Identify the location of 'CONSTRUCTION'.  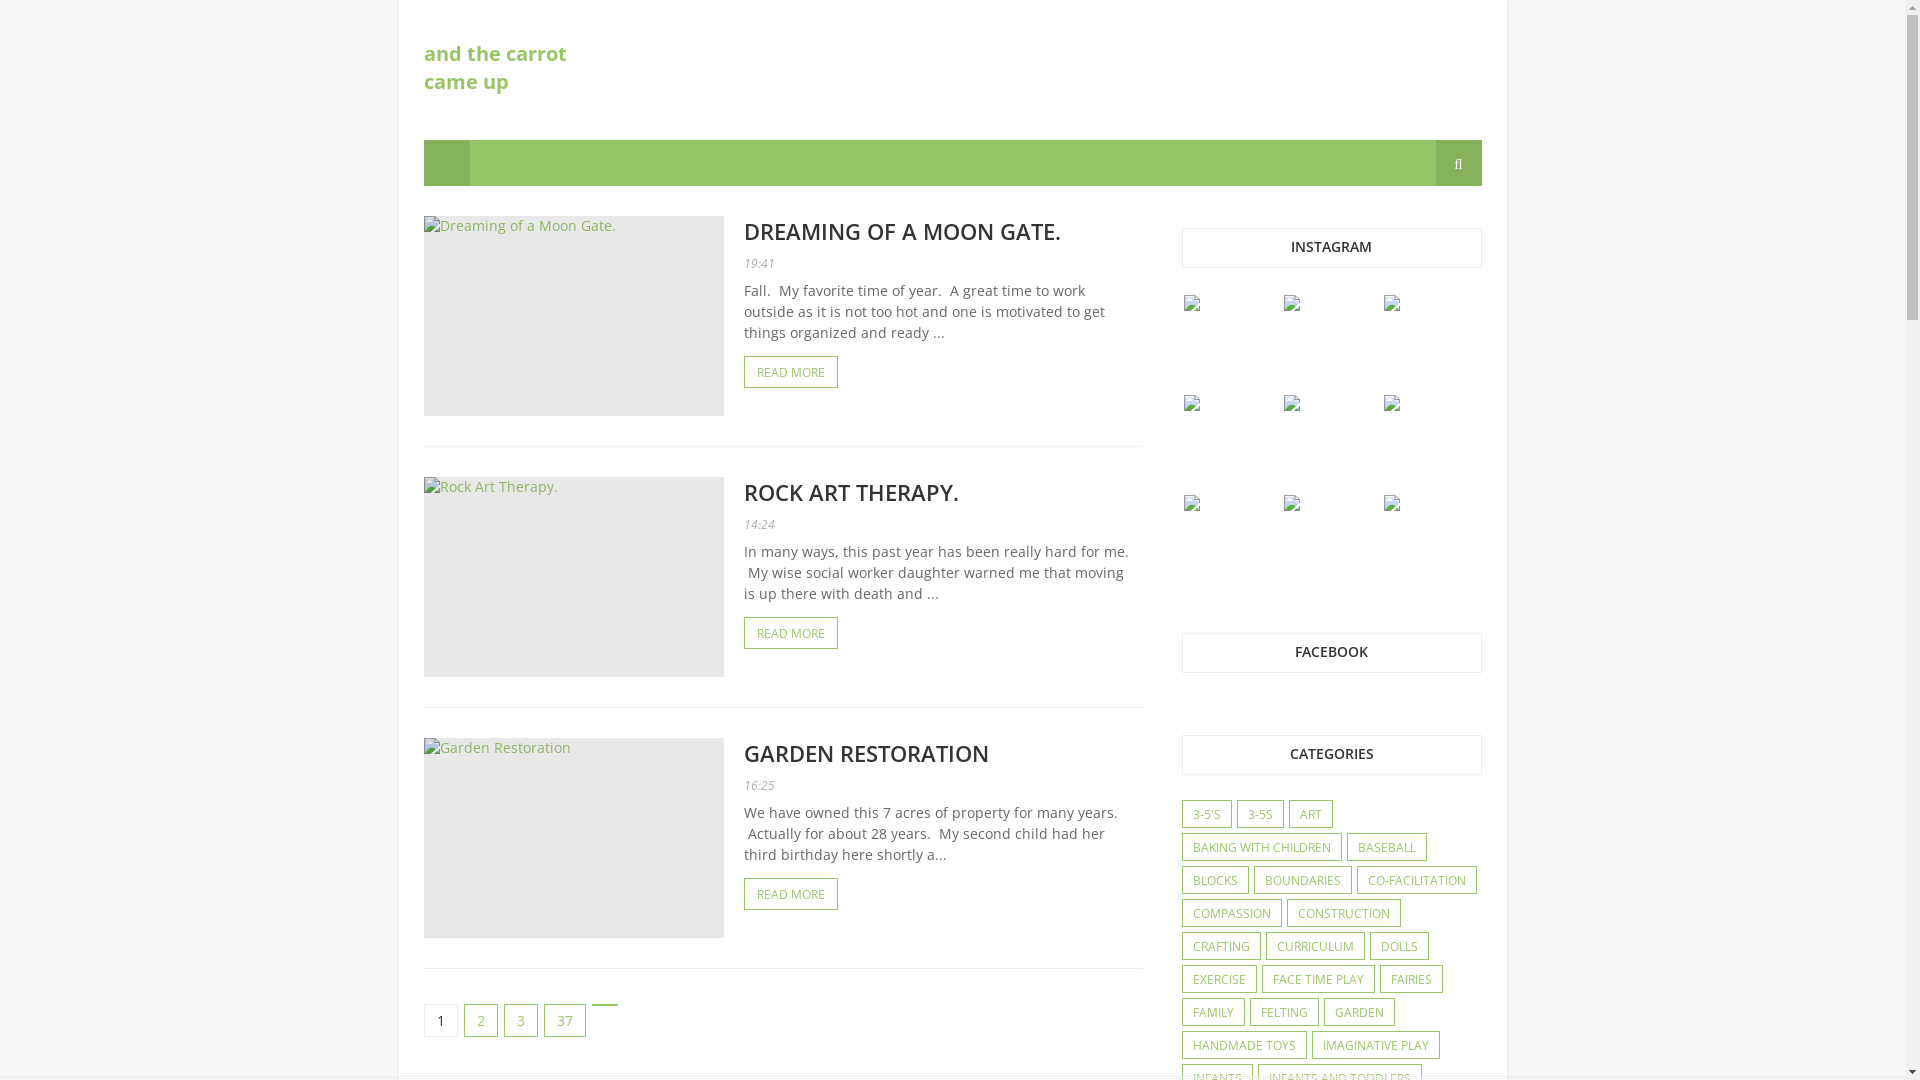
(1344, 914).